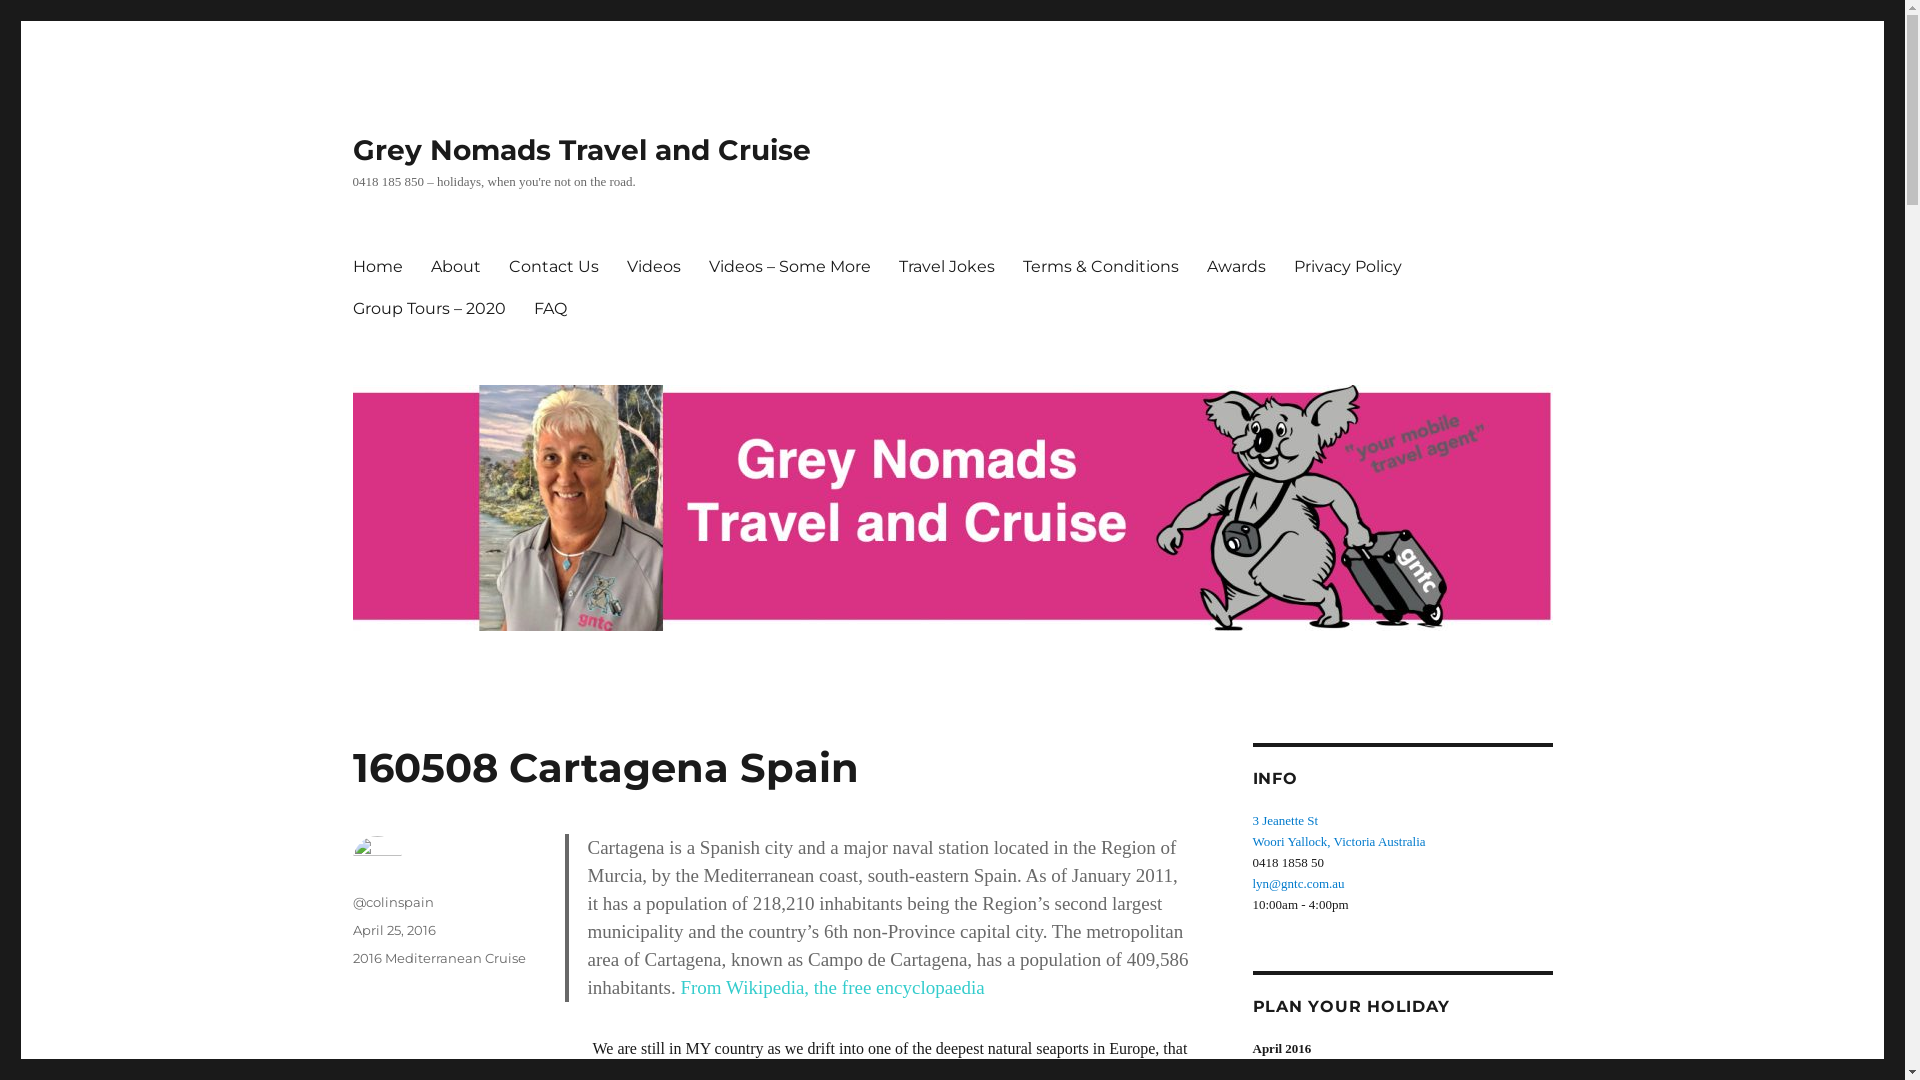 The width and height of the screenshot is (1920, 1080). What do you see at coordinates (552, 265) in the screenshot?
I see `'Contact Us'` at bounding box center [552, 265].